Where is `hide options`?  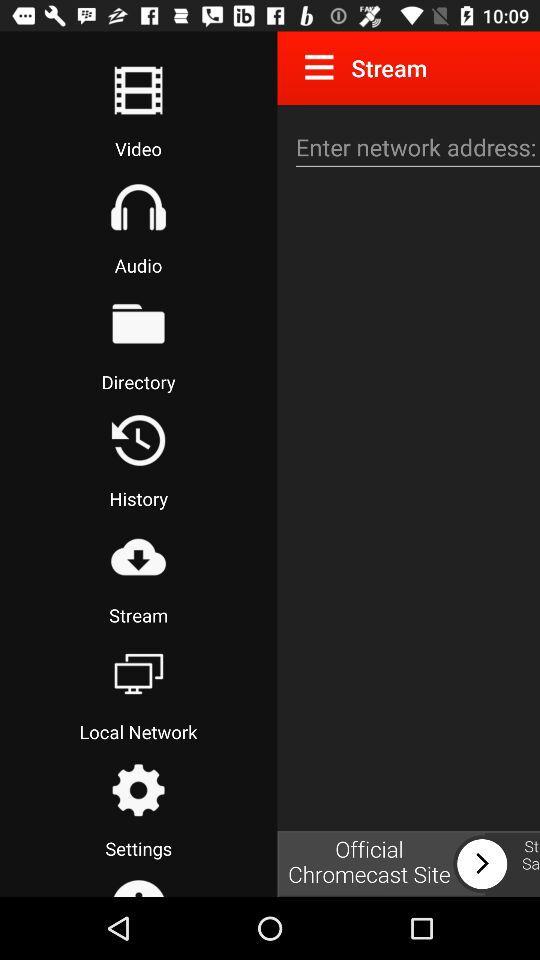
hide options is located at coordinates (323, 67).